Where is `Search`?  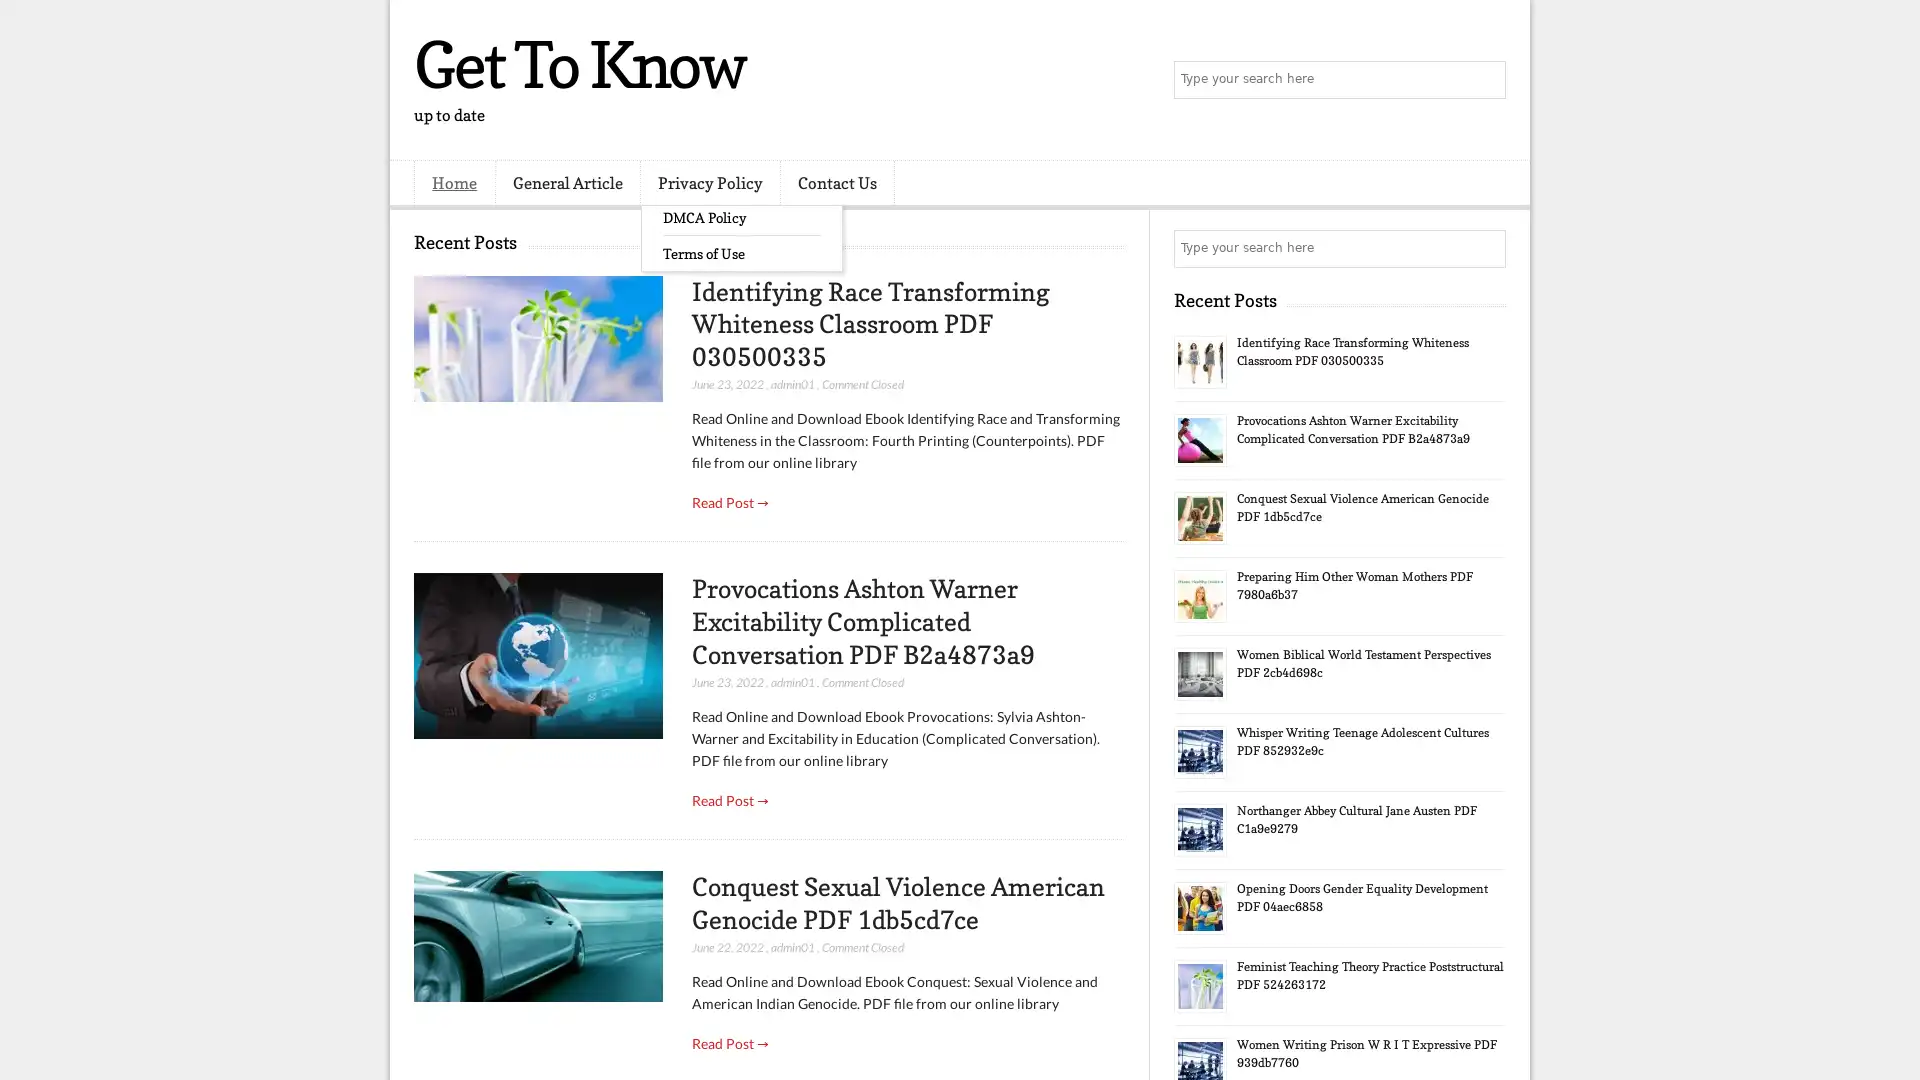
Search is located at coordinates (1485, 248).